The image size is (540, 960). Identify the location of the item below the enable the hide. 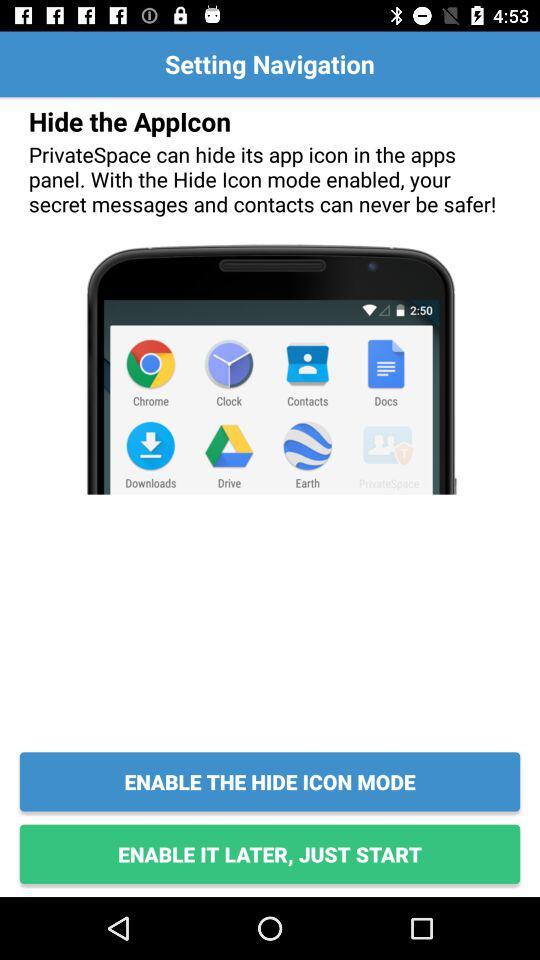
(270, 853).